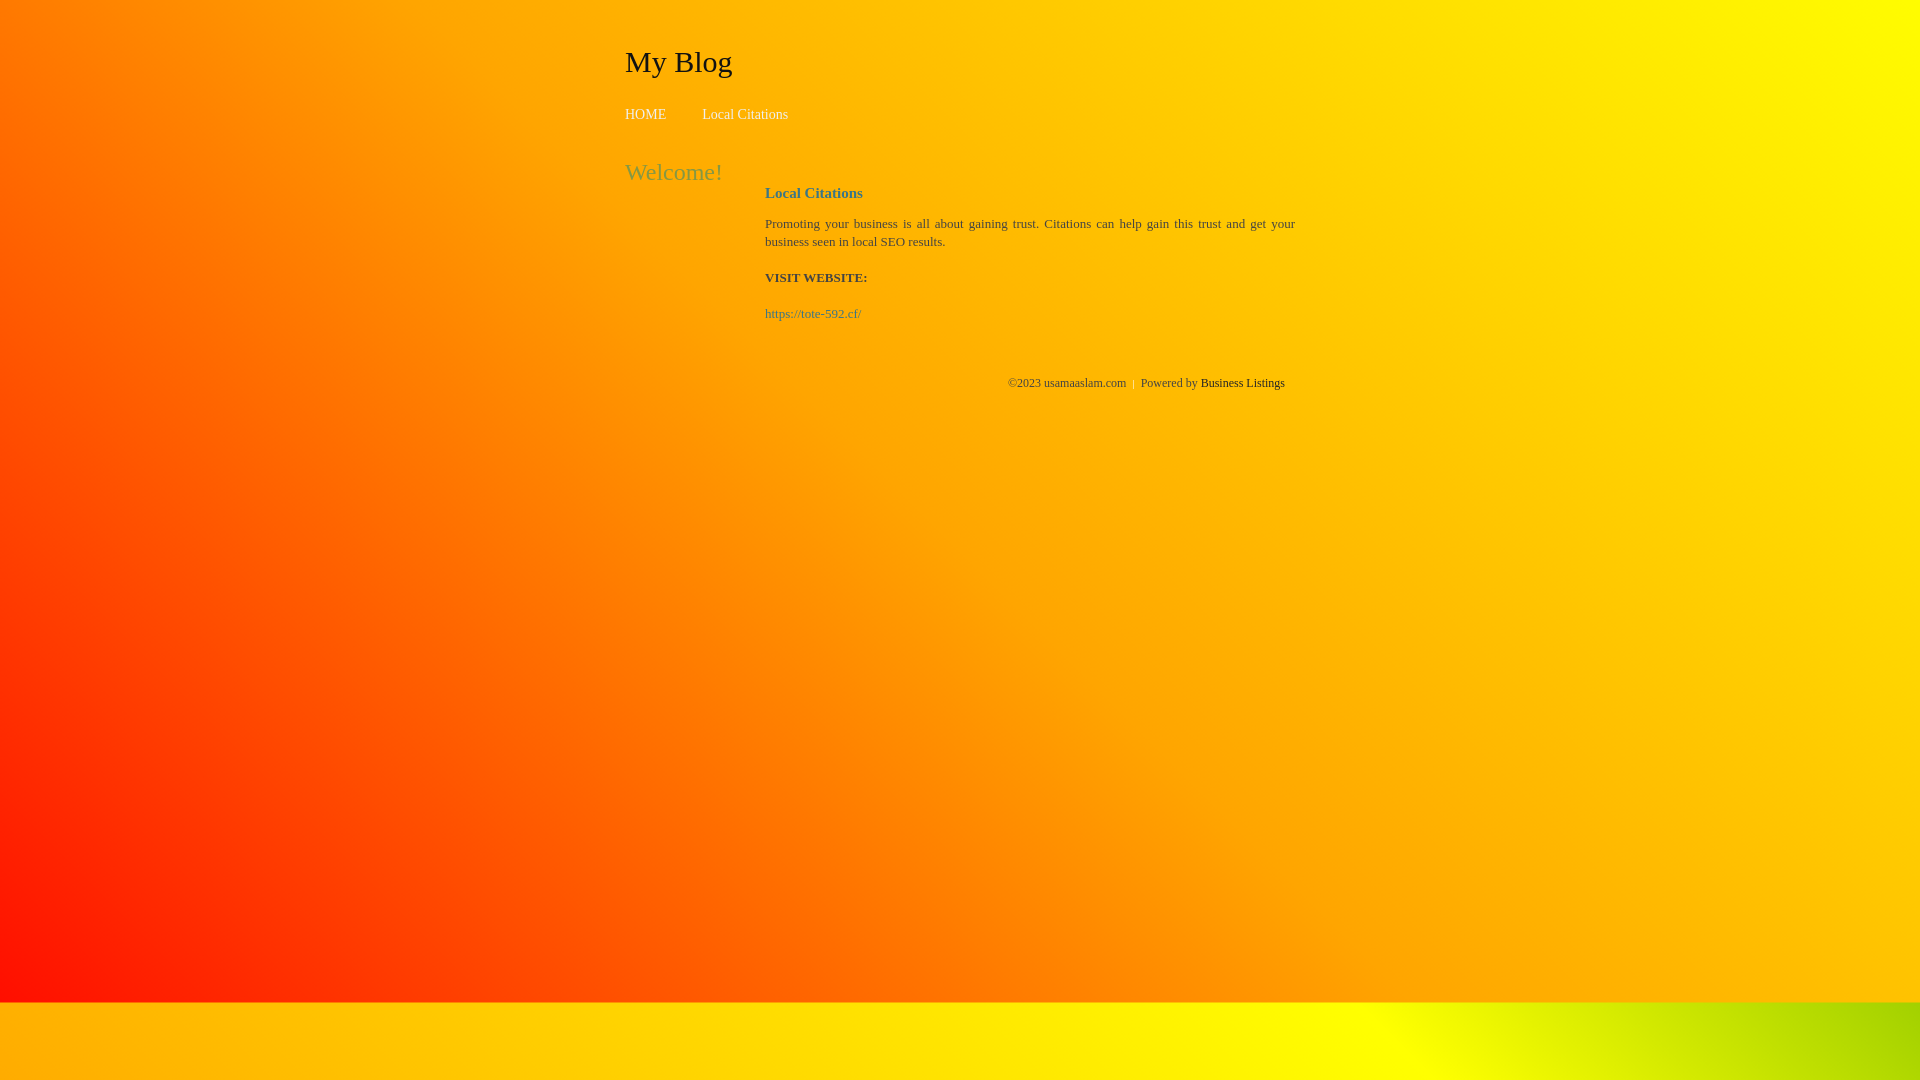 Image resolution: width=1920 pixels, height=1080 pixels. Describe the element at coordinates (812, 313) in the screenshot. I see `'https://tote-592.cf/'` at that location.